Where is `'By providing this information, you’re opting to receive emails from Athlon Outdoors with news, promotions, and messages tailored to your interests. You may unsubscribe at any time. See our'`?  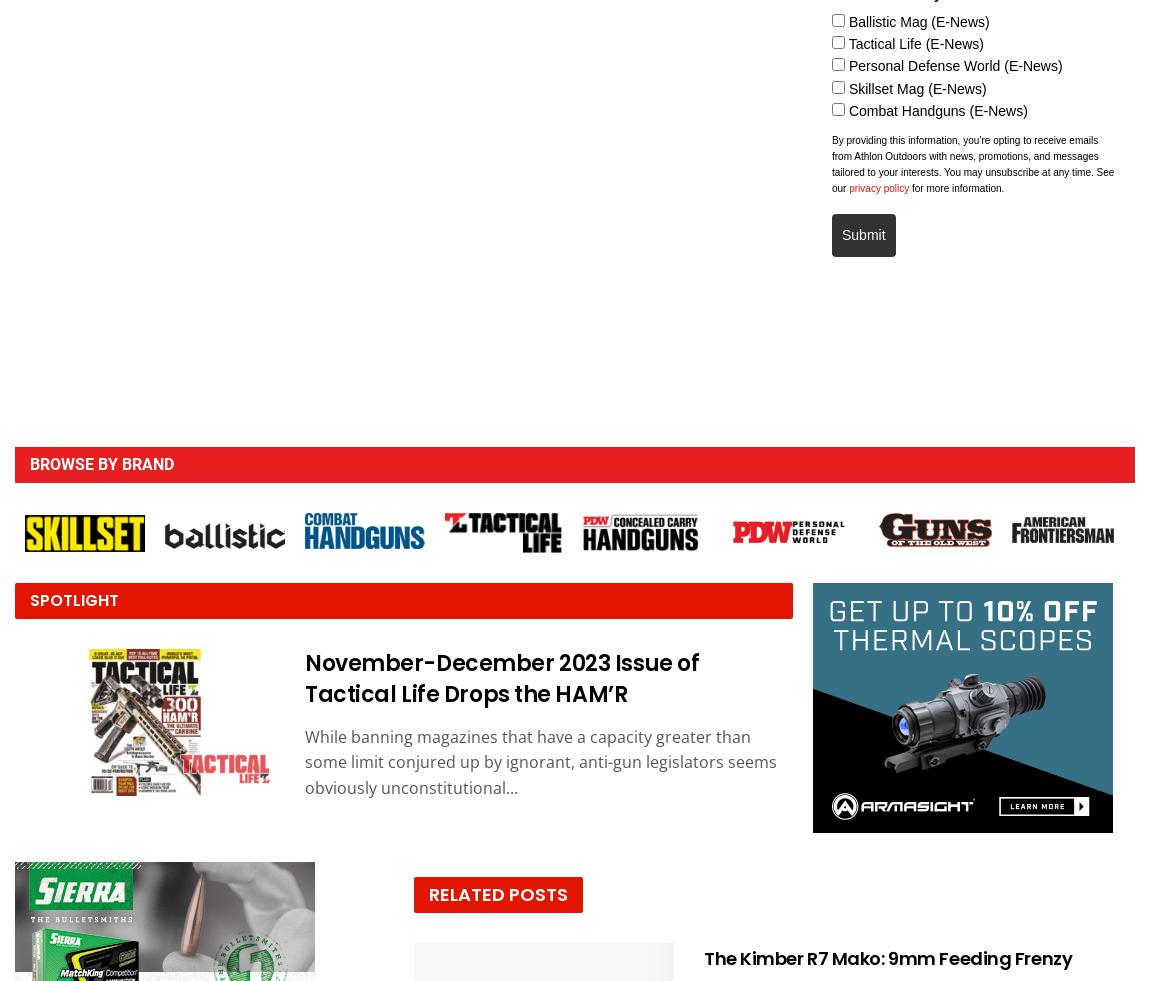
'By providing this information, you’re opting to receive emails from Athlon Outdoors with news, promotions, and messages tailored to your interests. You may unsubscribe at any time. See our' is located at coordinates (829, 162).